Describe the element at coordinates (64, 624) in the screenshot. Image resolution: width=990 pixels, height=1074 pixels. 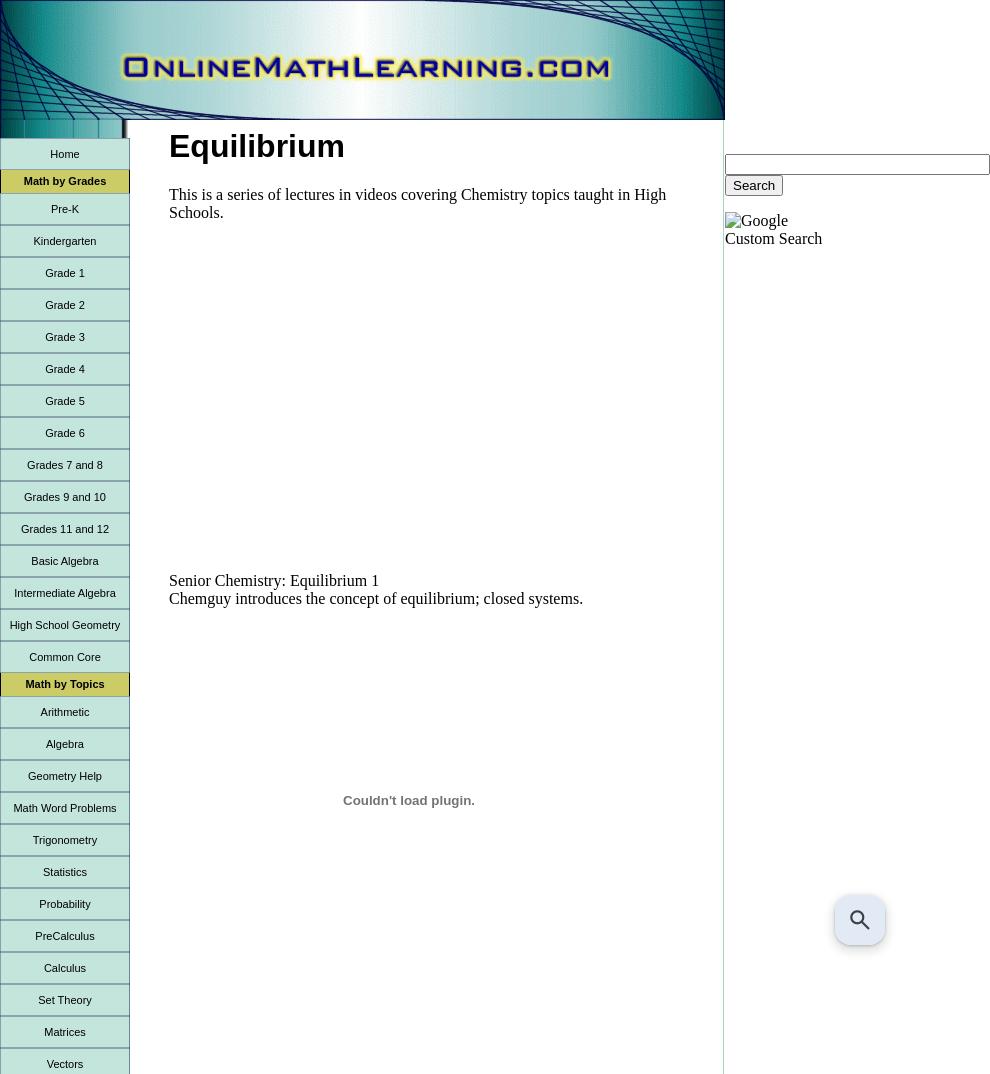
I see `'High School Geometry'` at that location.